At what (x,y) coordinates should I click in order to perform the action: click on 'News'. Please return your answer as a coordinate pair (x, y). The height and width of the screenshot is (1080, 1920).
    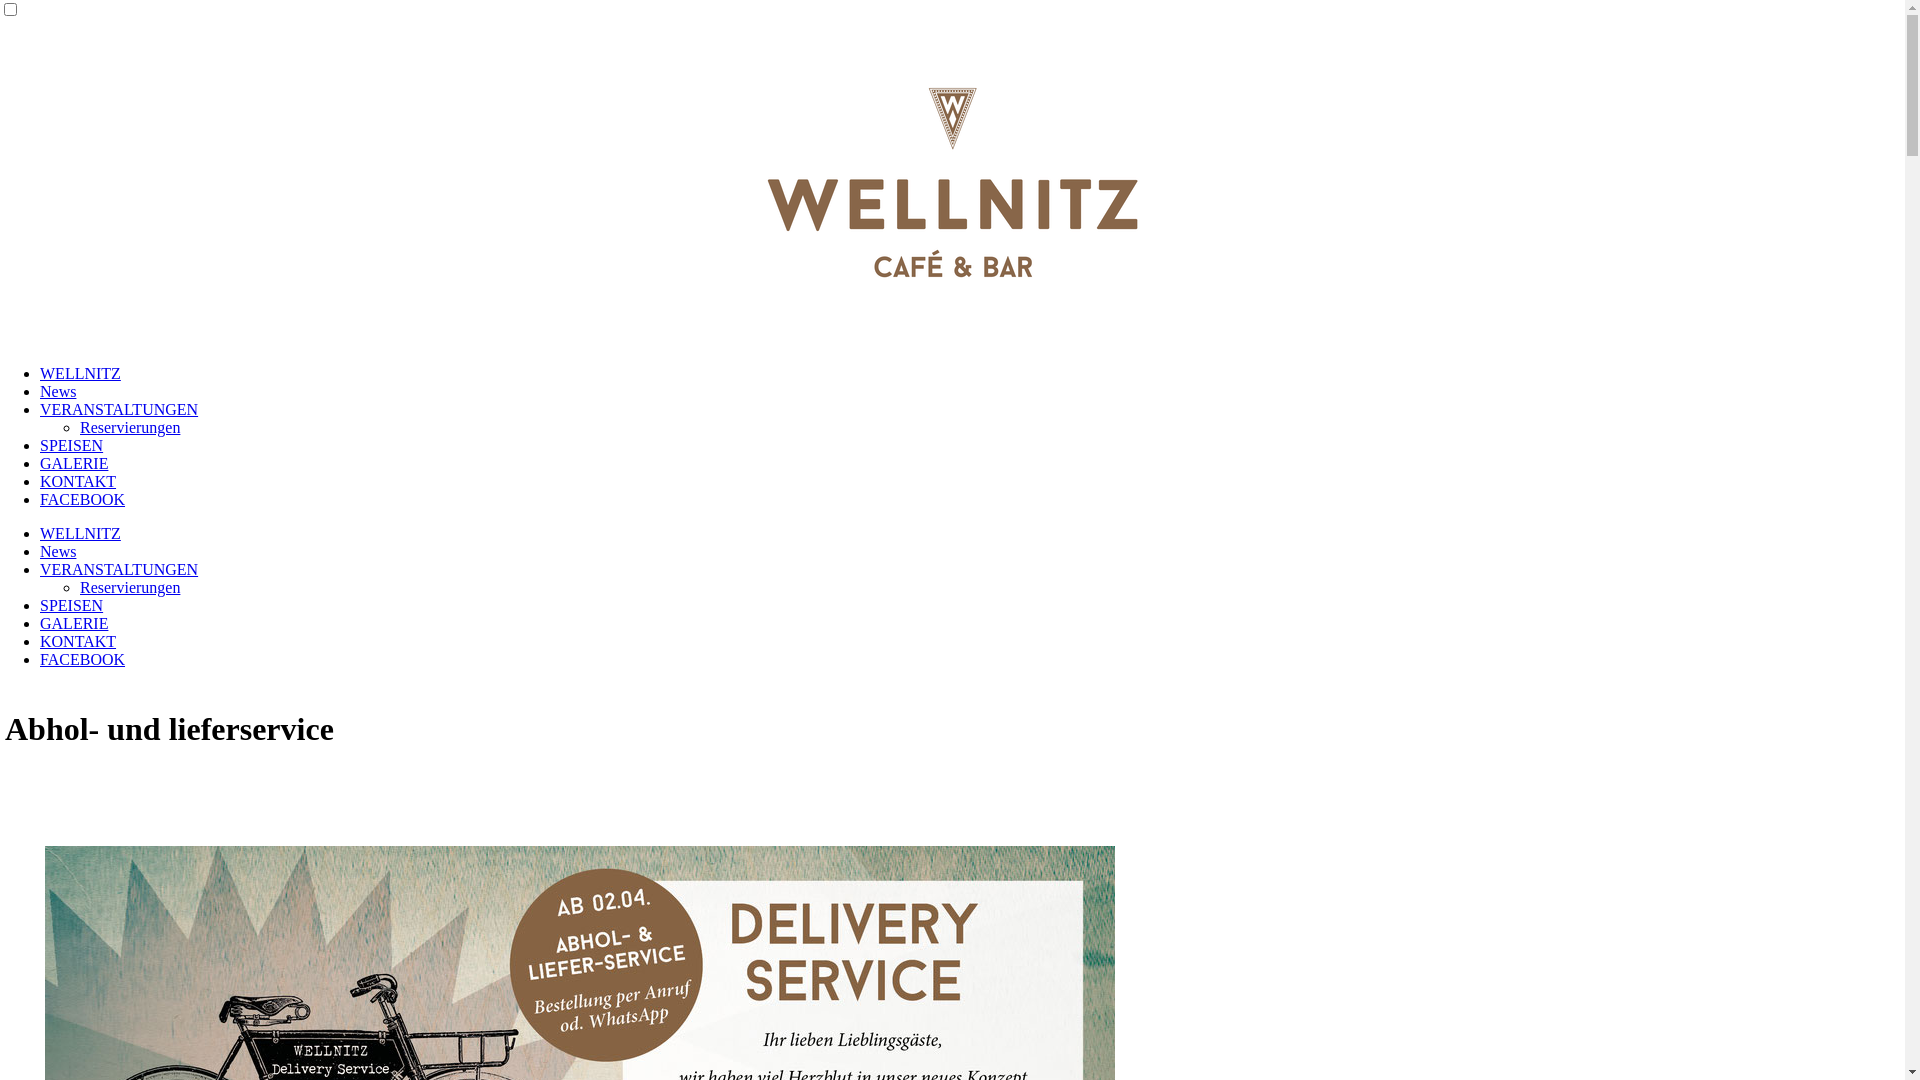
    Looking at the image, I should click on (57, 551).